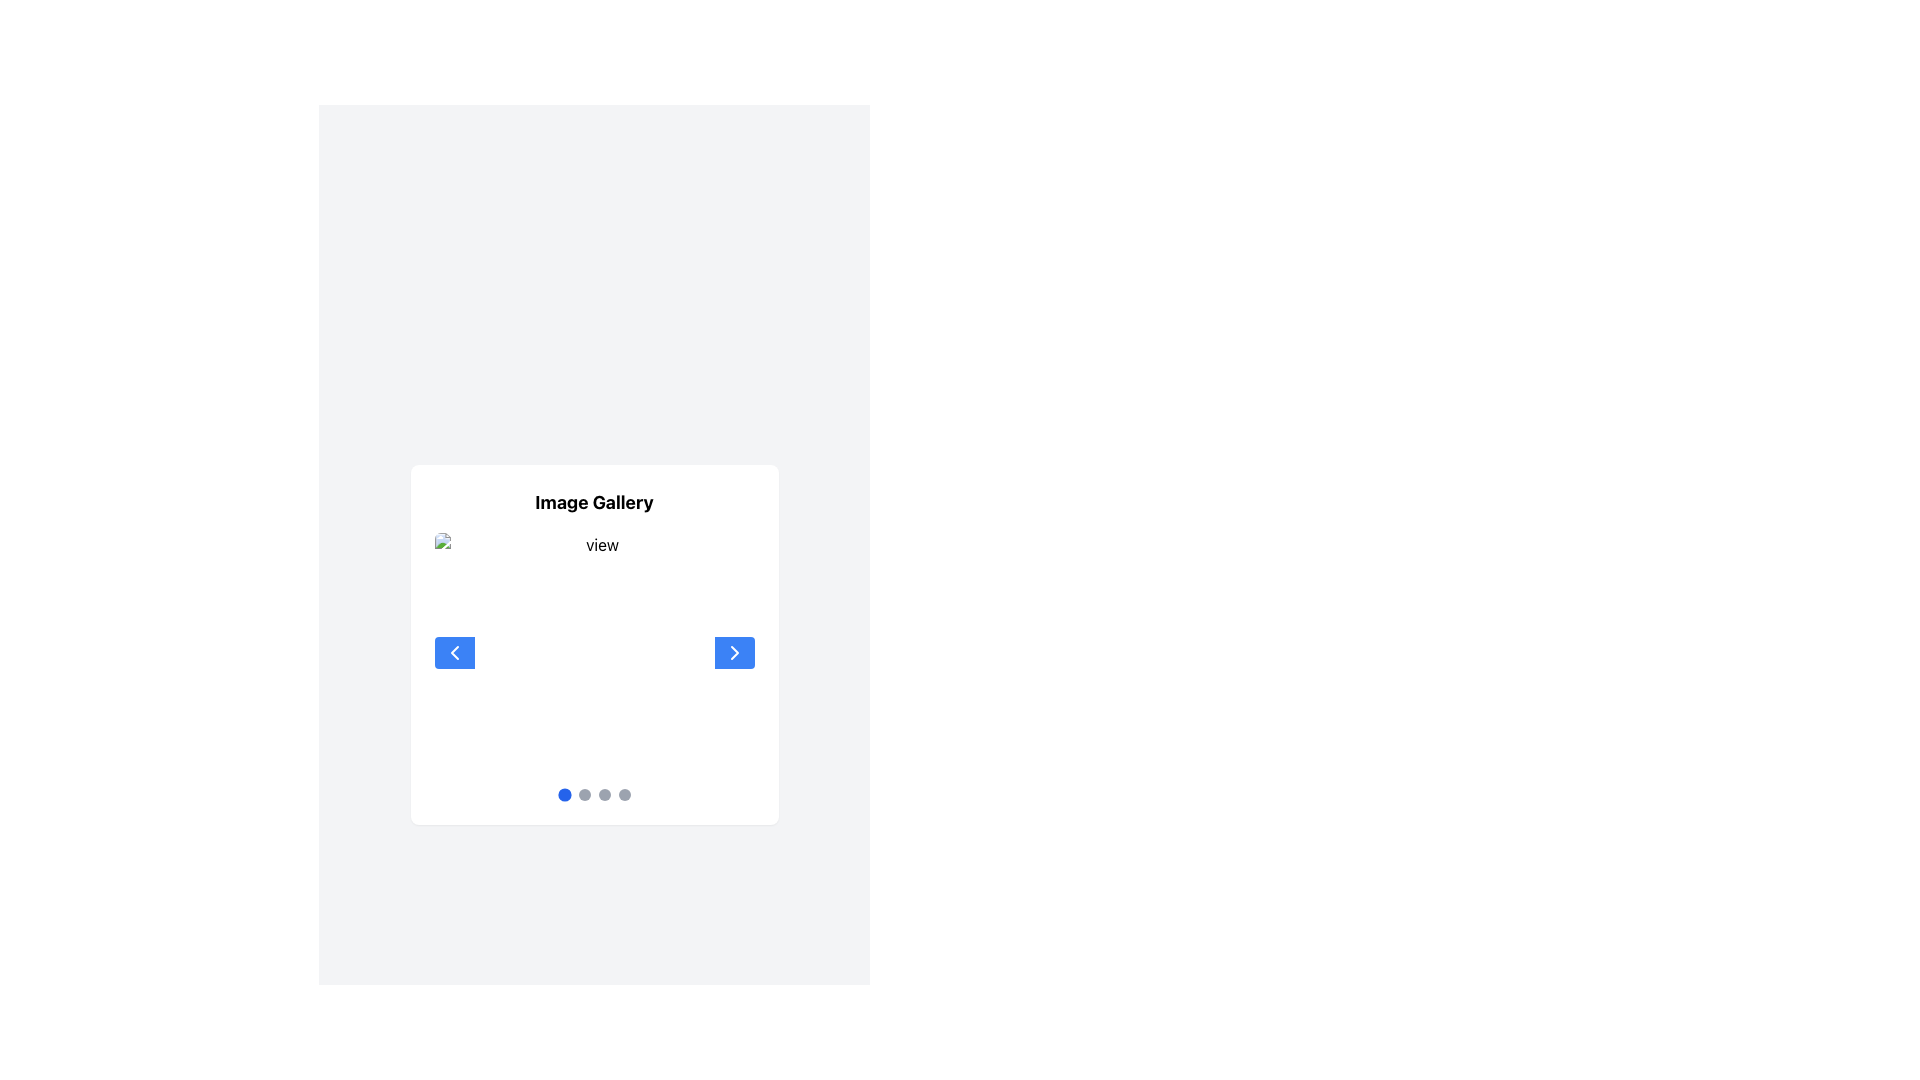 The width and height of the screenshot is (1920, 1080). What do you see at coordinates (593, 793) in the screenshot?
I see `the blue circular indicator in the image gallery card` at bounding box center [593, 793].